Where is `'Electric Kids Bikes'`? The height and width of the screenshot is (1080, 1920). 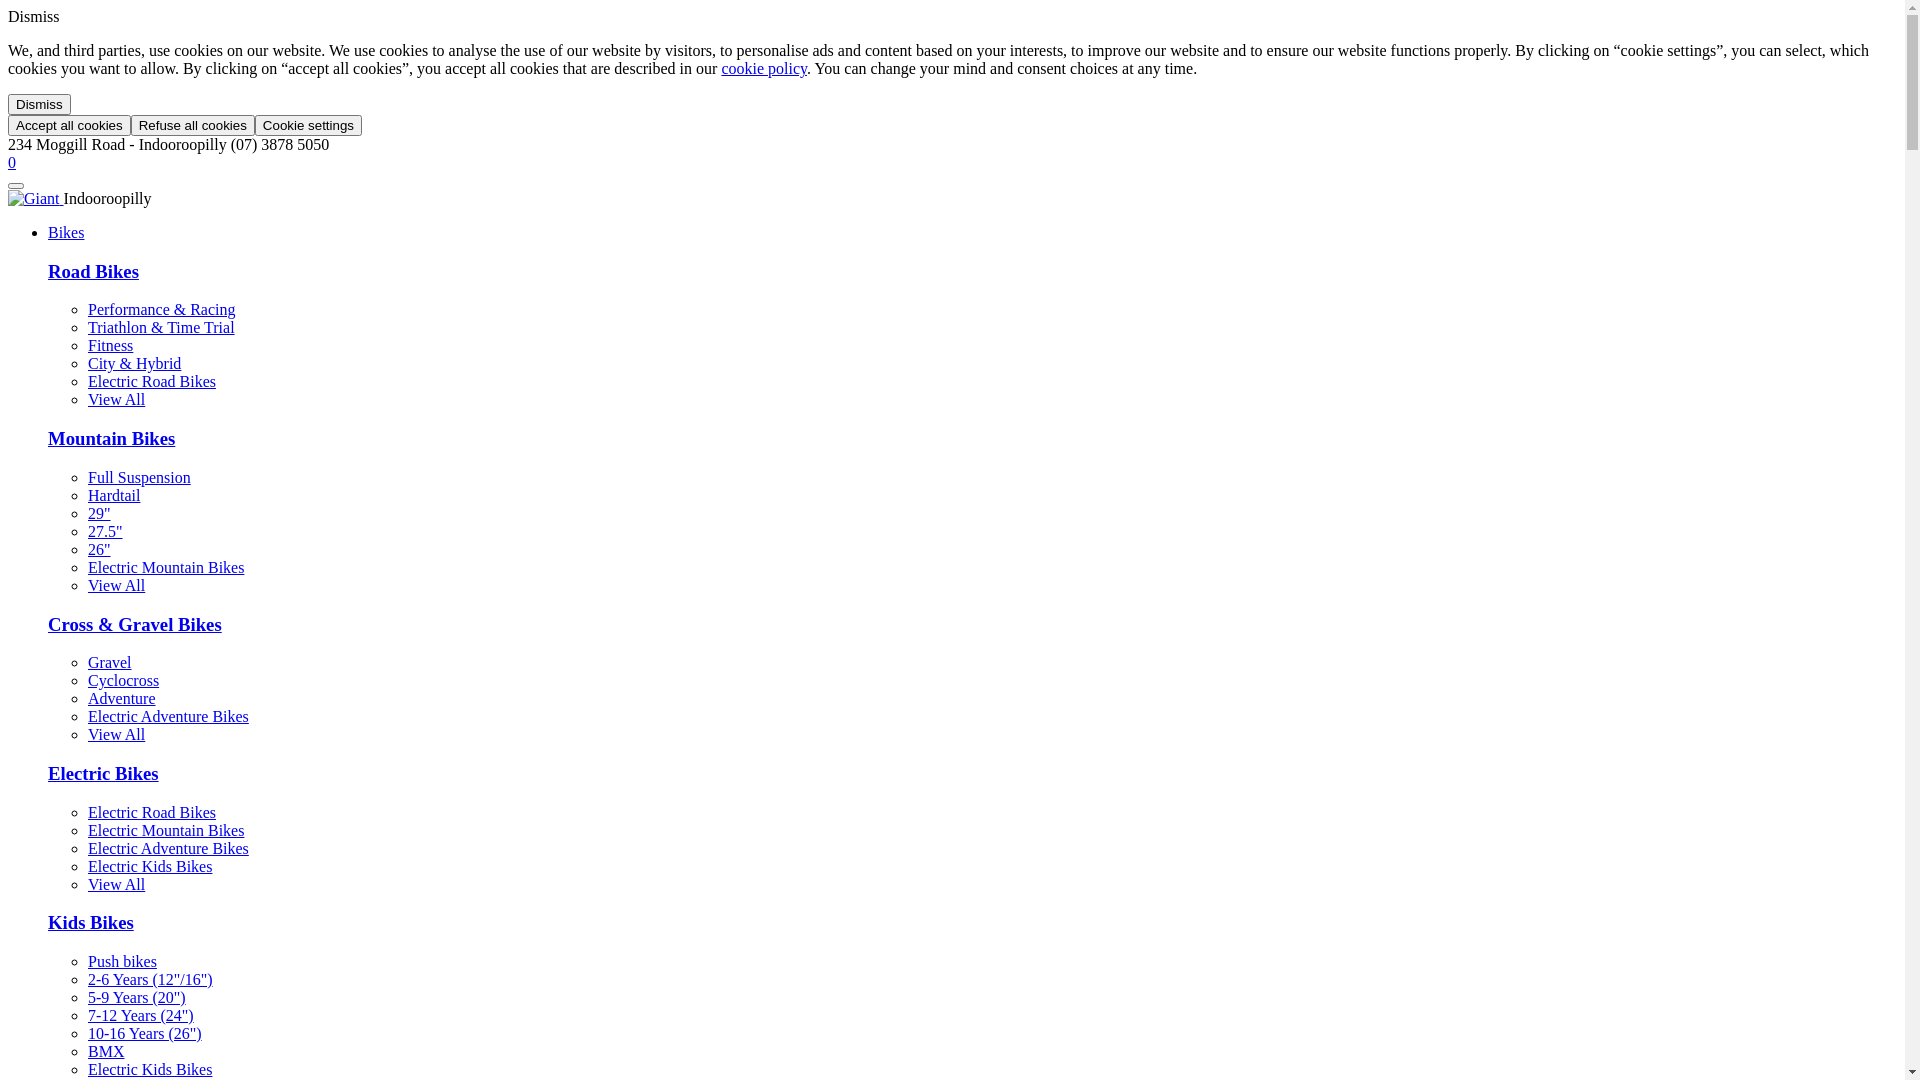 'Electric Kids Bikes' is located at coordinates (148, 865).